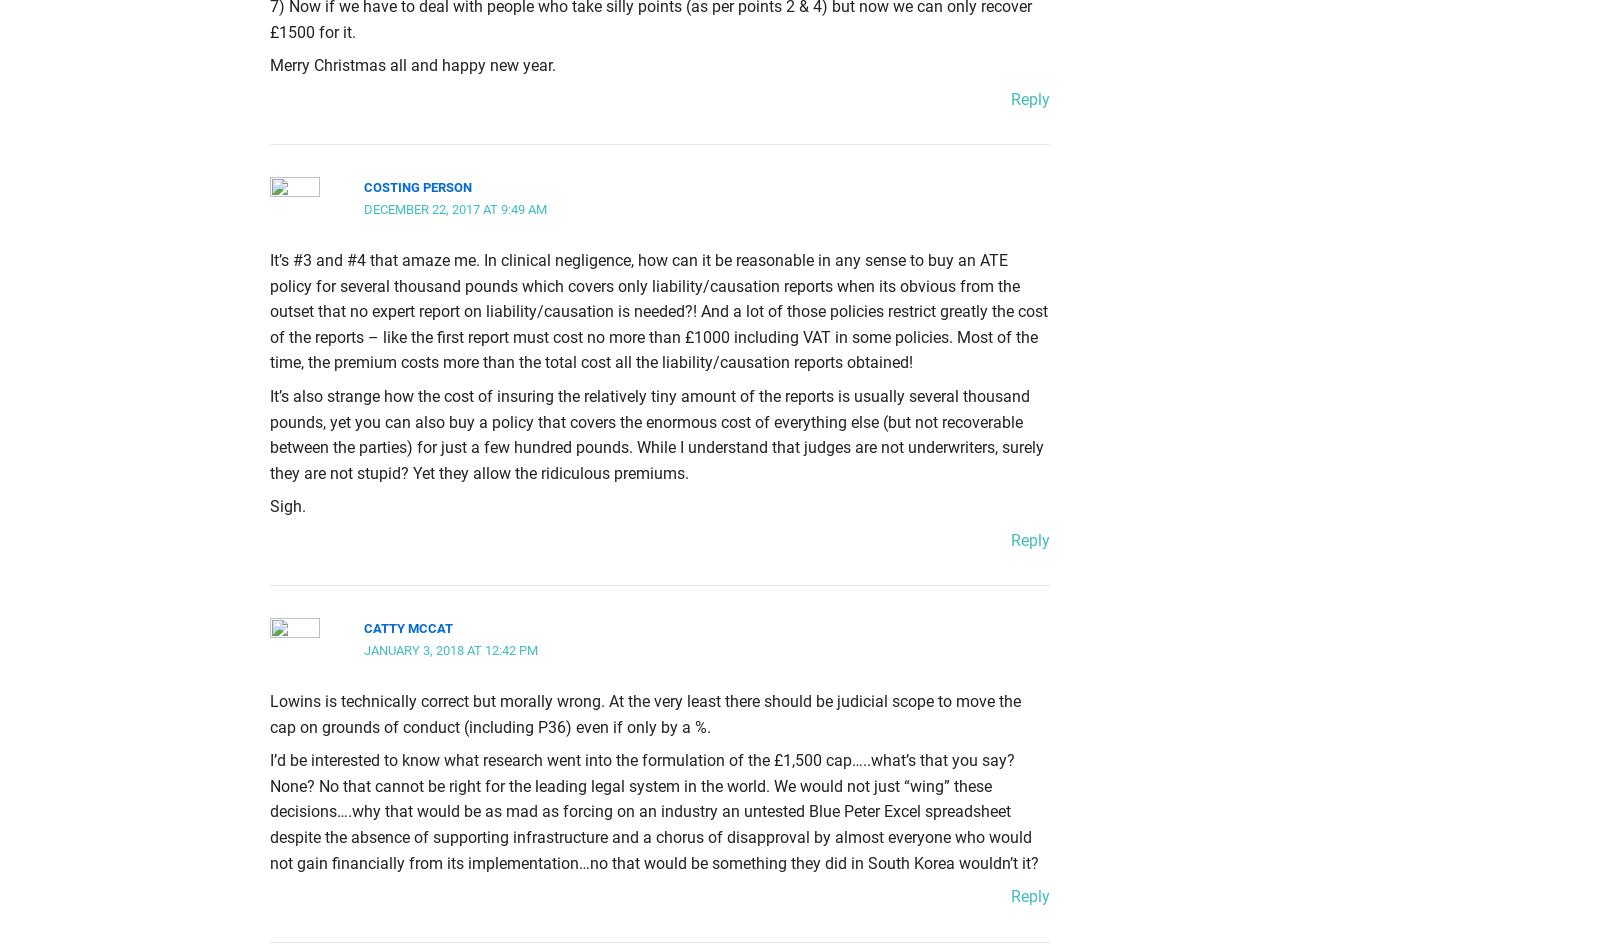  What do you see at coordinates (645, 714) in the screenshot?
I see `'Lowins is technically correct but morally wrong.  At the very least there should be judicial scope to move the cap on grounds of conduct (including P36) even if only by a %.'` at bounding box center [645, 714].